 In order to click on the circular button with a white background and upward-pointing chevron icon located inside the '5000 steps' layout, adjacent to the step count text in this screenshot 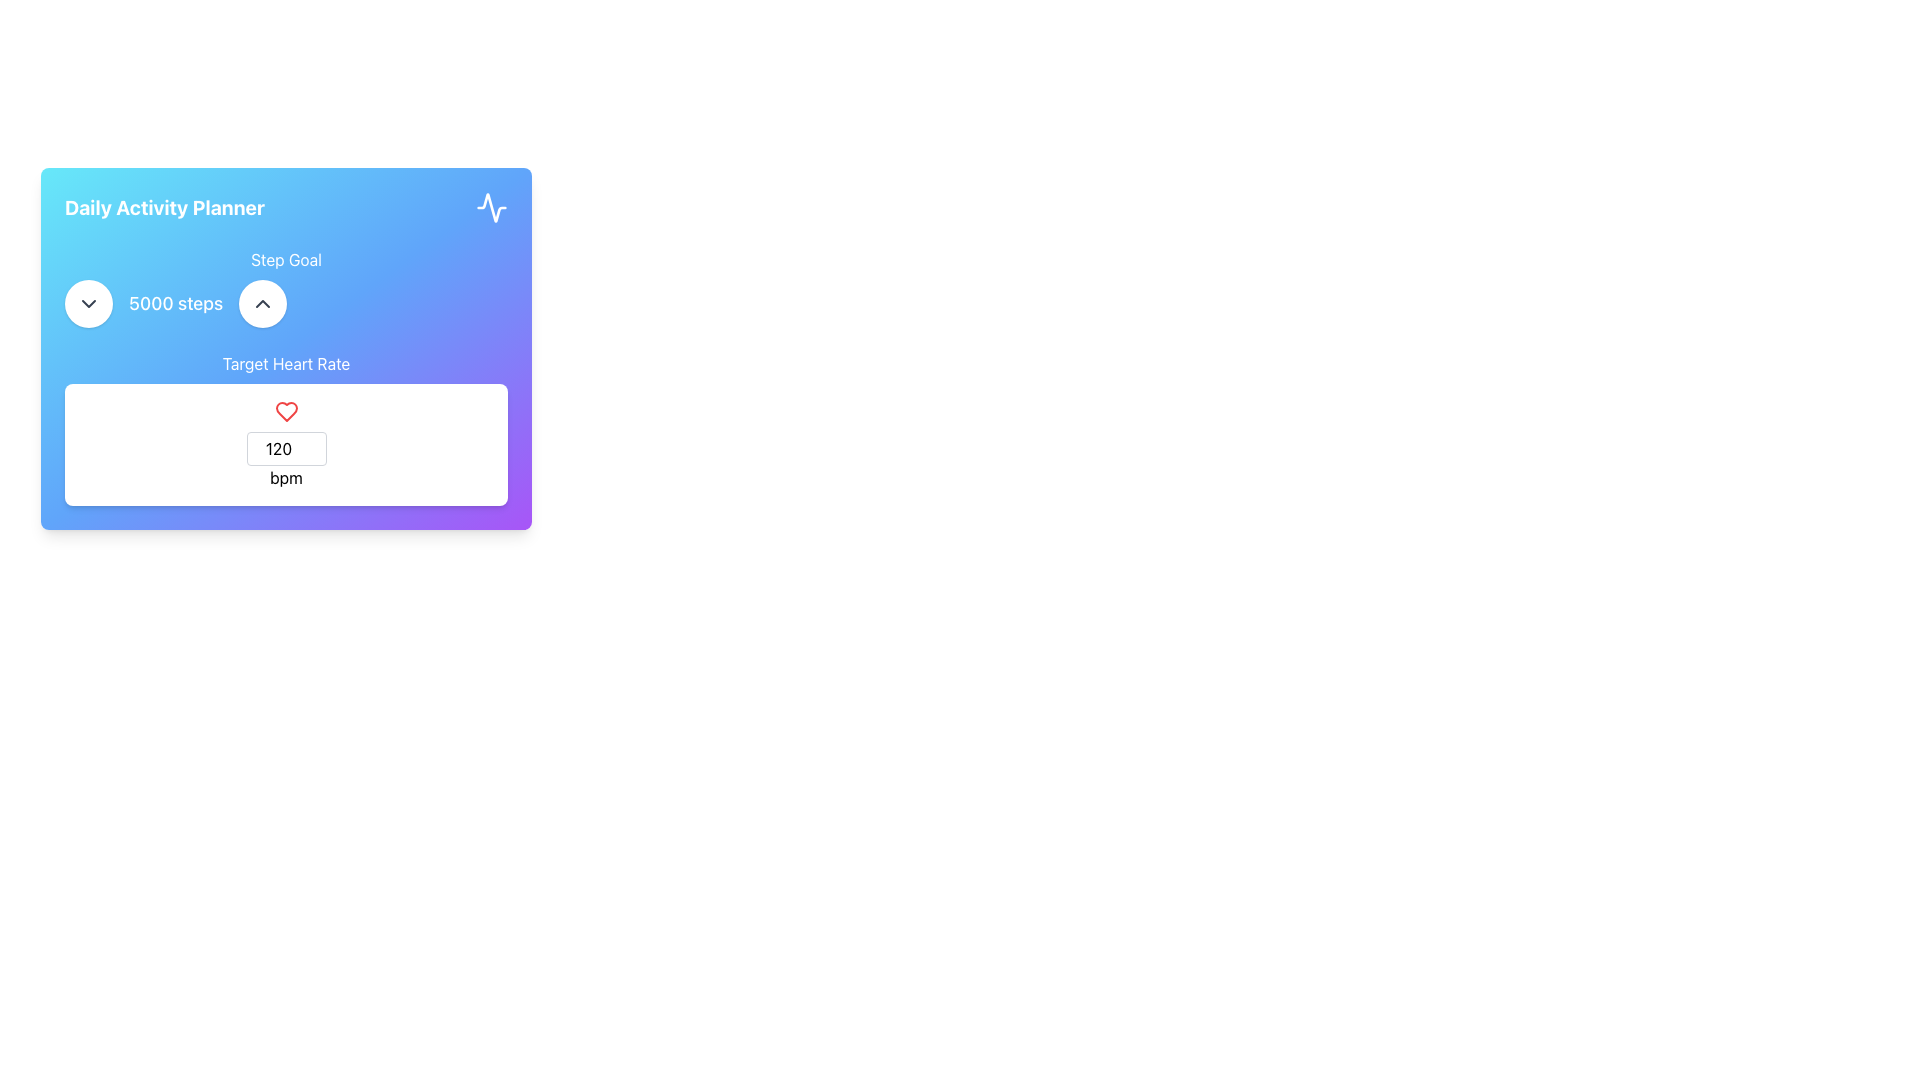, I will do `click(262, 304)`.